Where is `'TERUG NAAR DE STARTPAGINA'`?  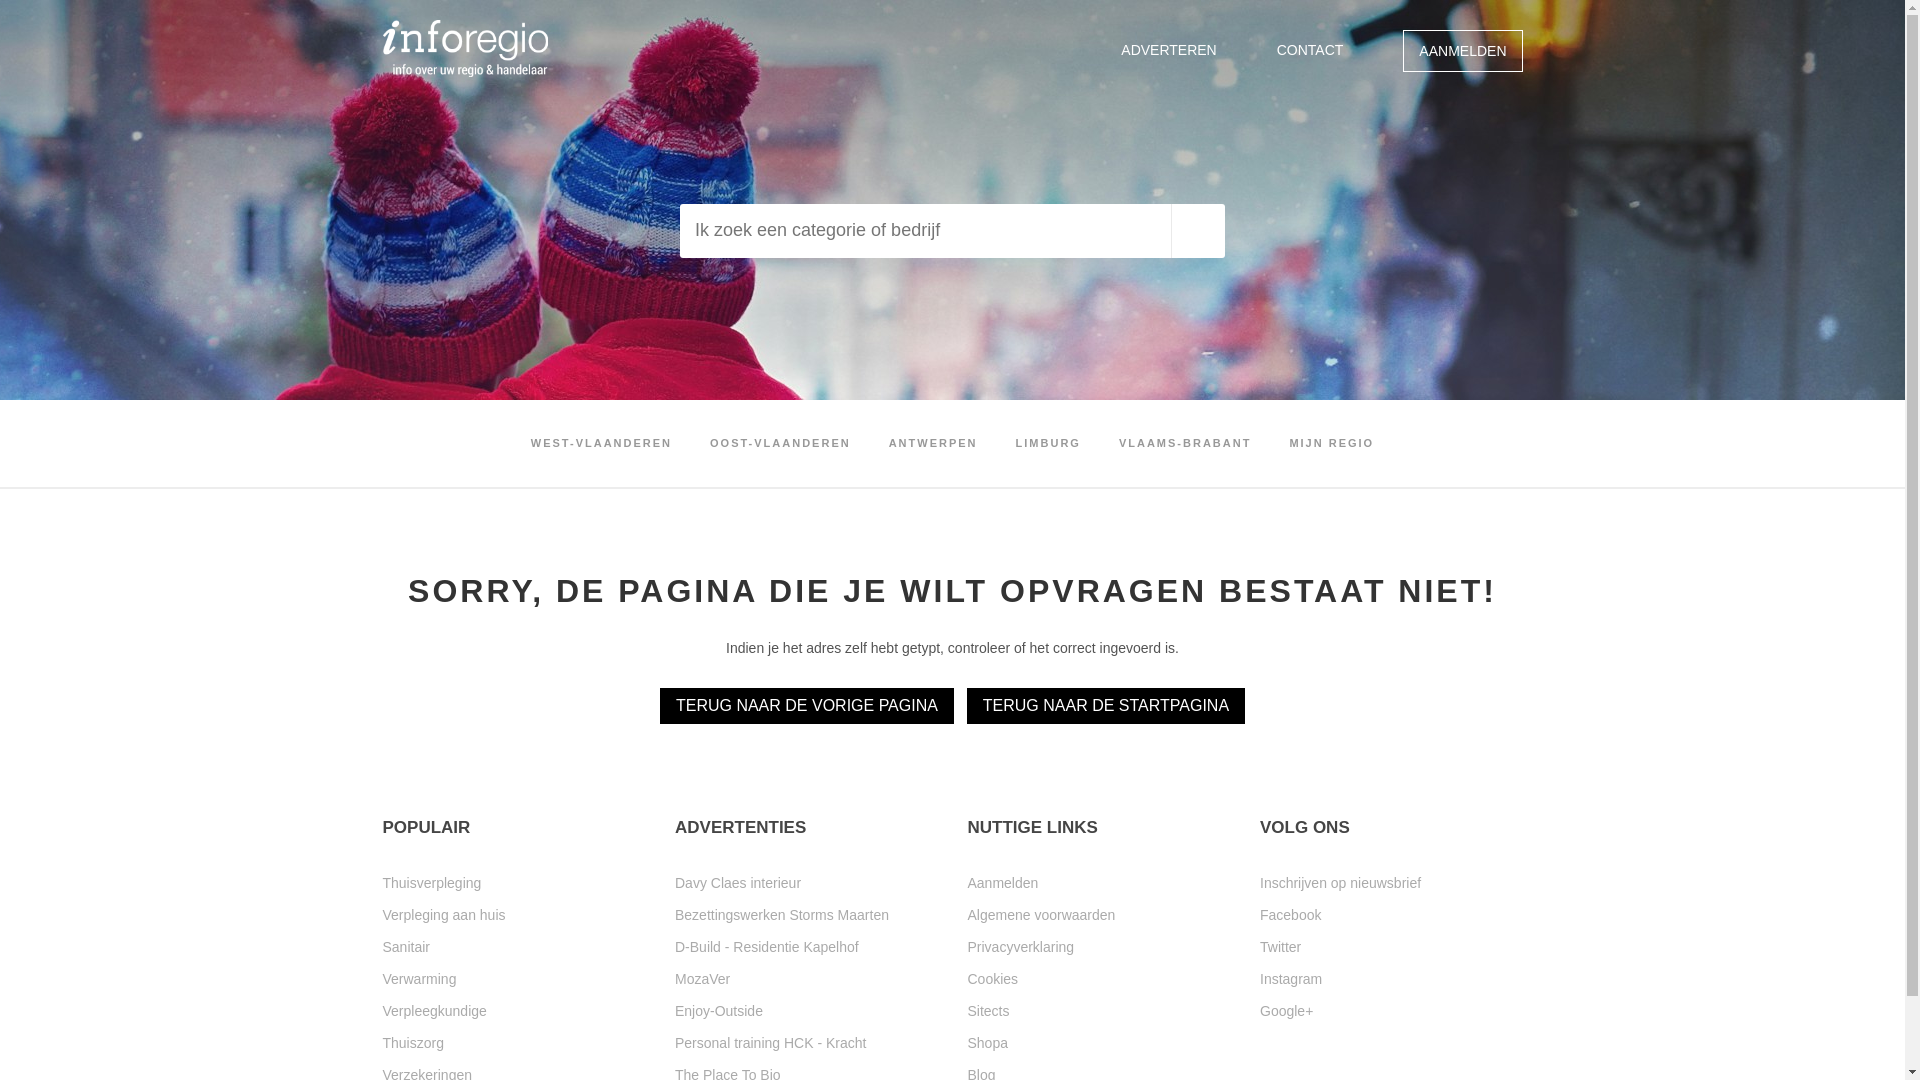
'TERUG NAAR DE STARTPAGINA' is located at coordinates (1104, 704).